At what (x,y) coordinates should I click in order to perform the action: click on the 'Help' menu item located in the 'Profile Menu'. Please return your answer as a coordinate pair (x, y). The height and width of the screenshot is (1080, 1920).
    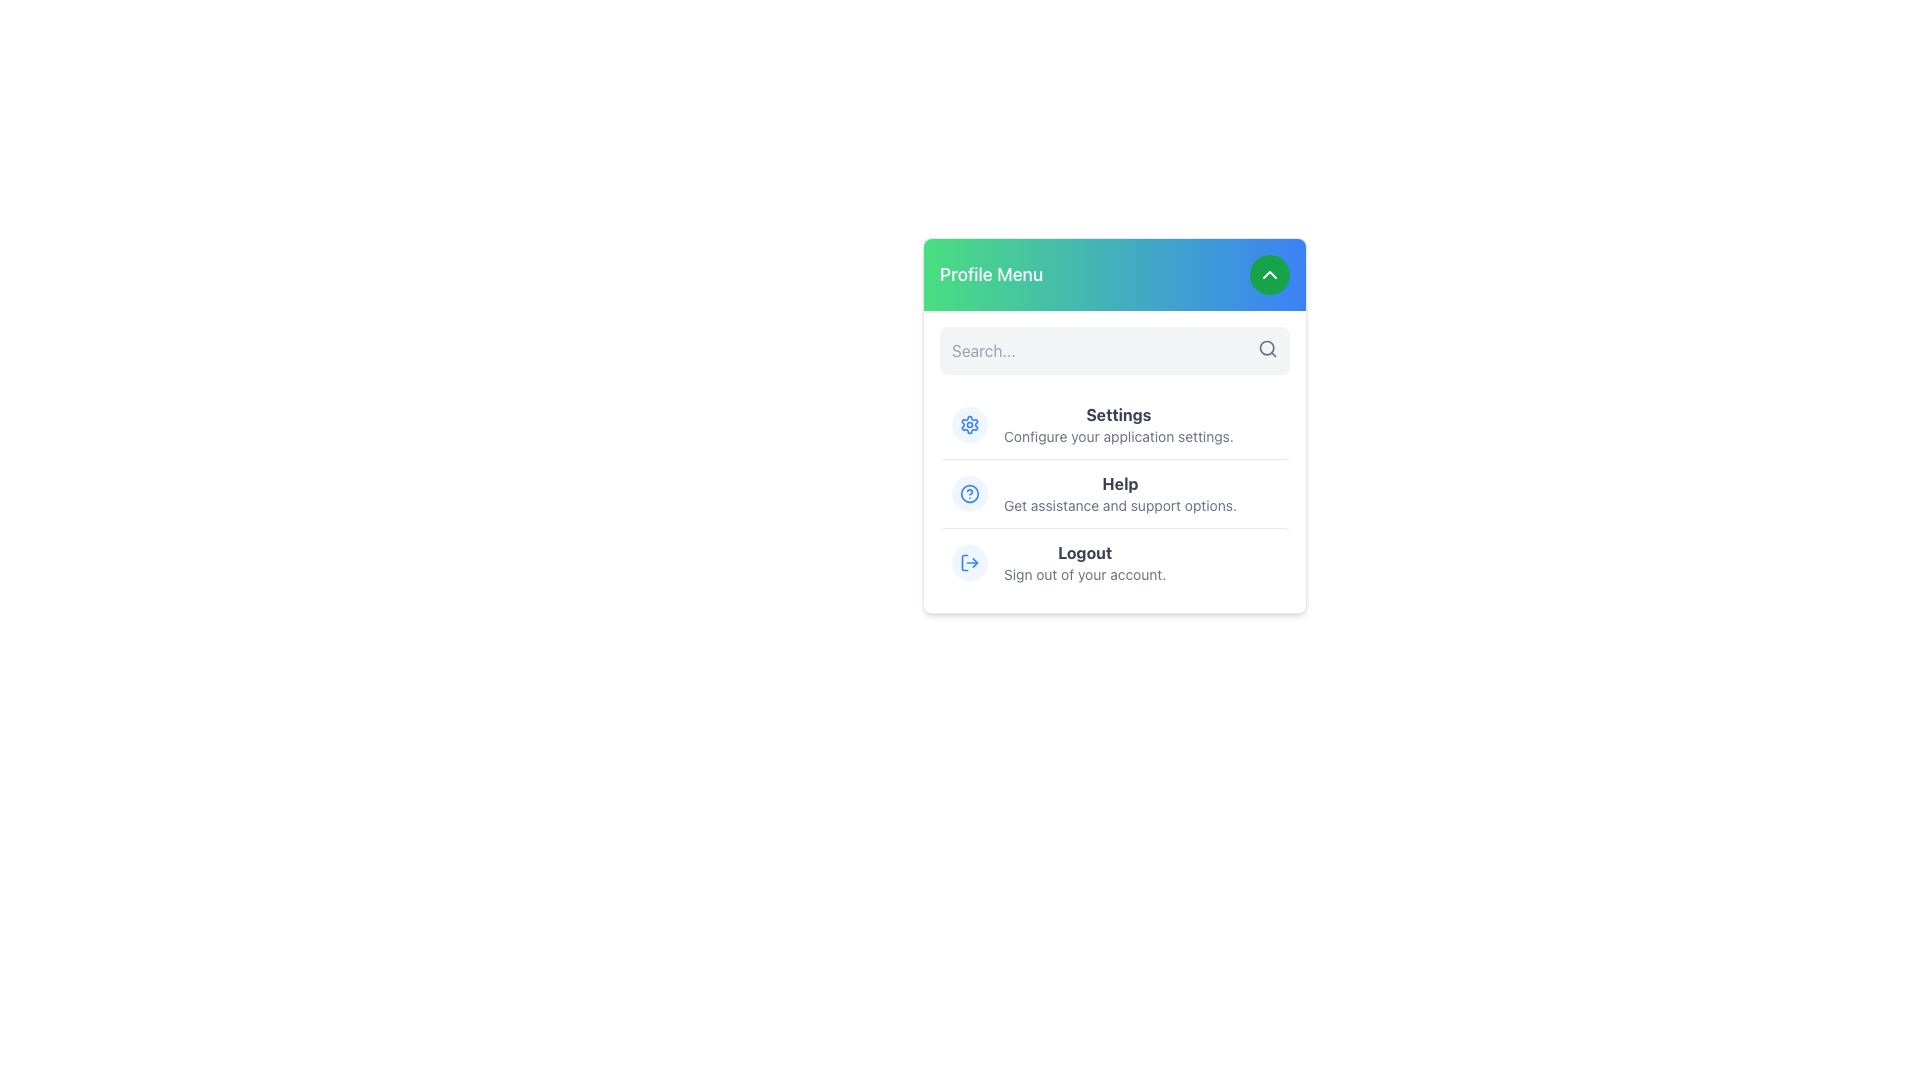
    Looking at the image, I should click on (1113, 493).